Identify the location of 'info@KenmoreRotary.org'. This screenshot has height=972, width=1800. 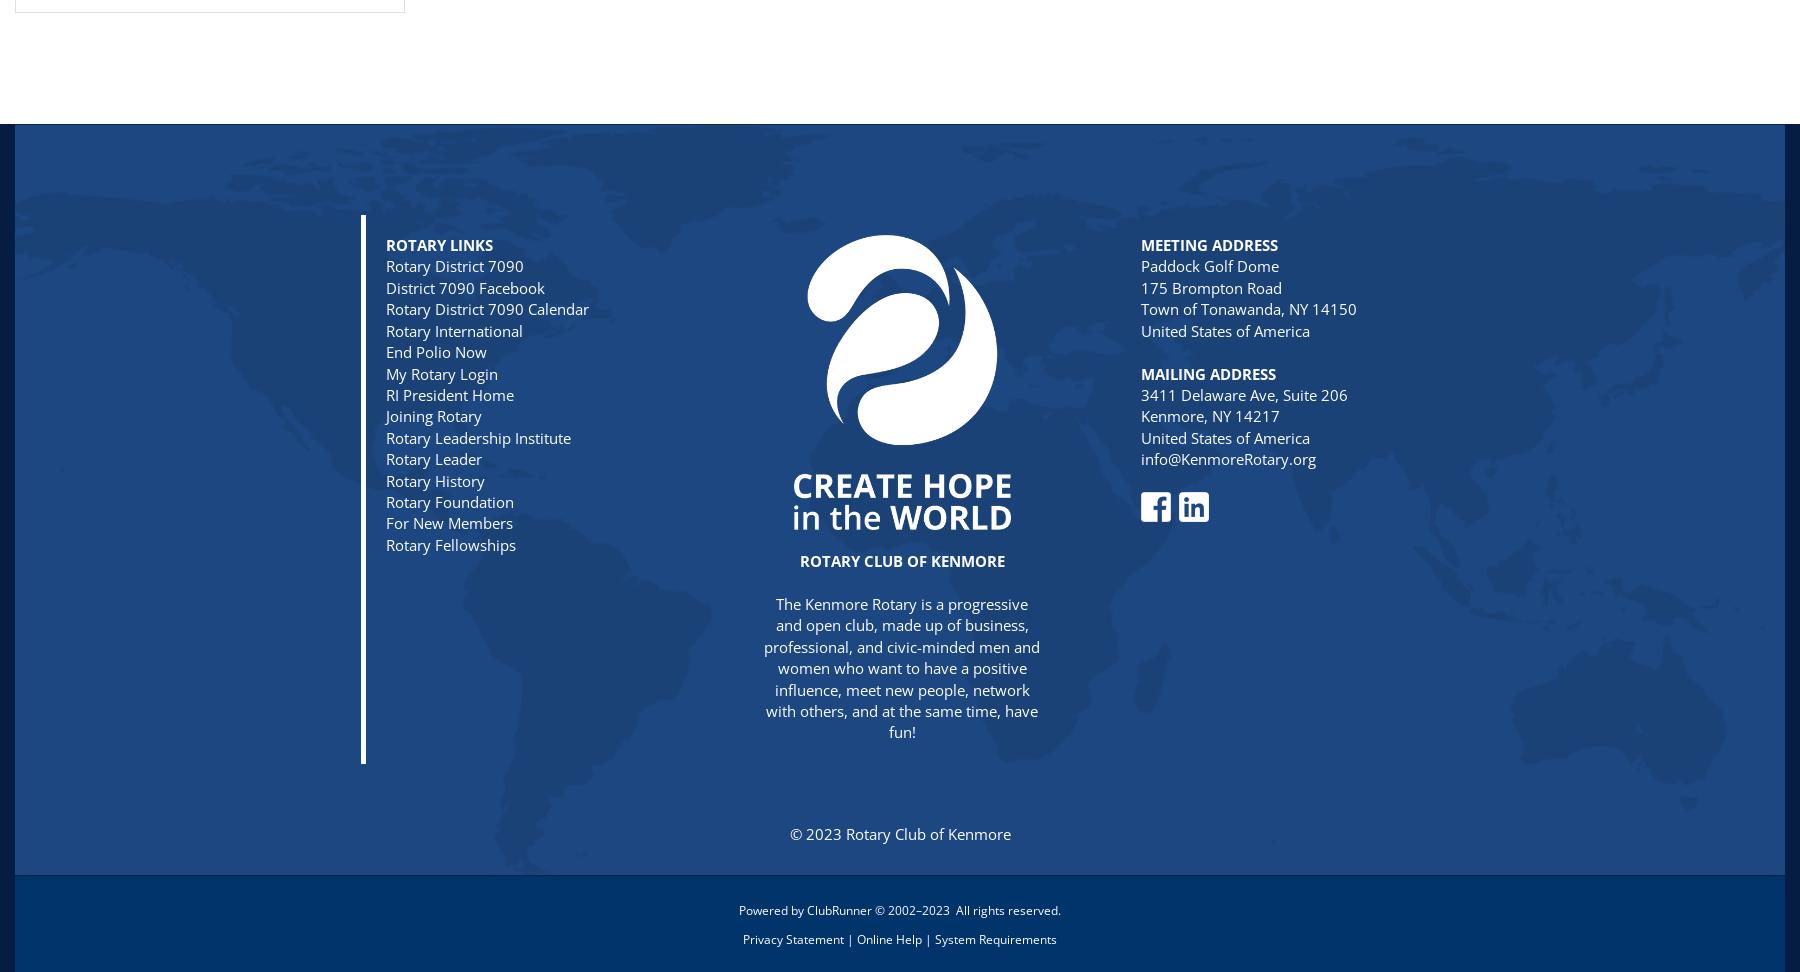
(1140, 457).